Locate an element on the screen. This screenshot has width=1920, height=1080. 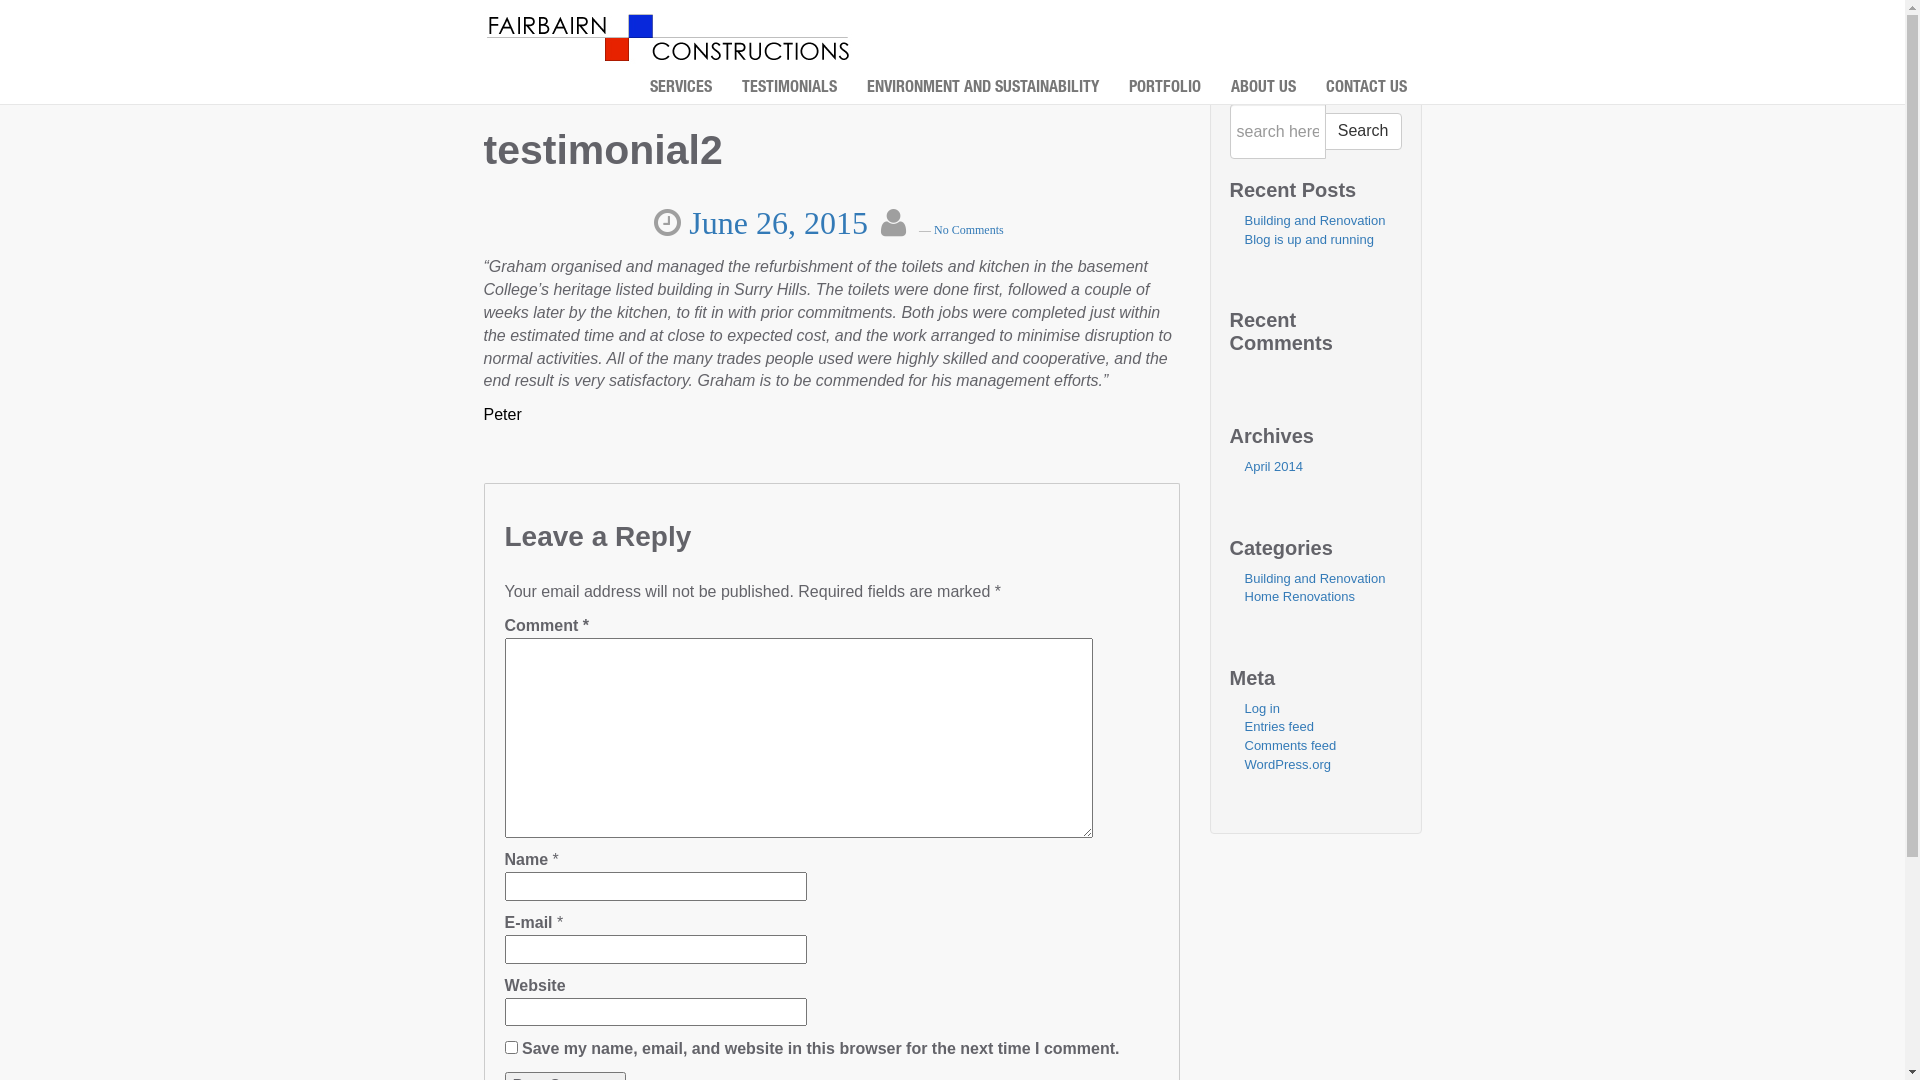
'SERVICES' is located at coordinates (680, 87).